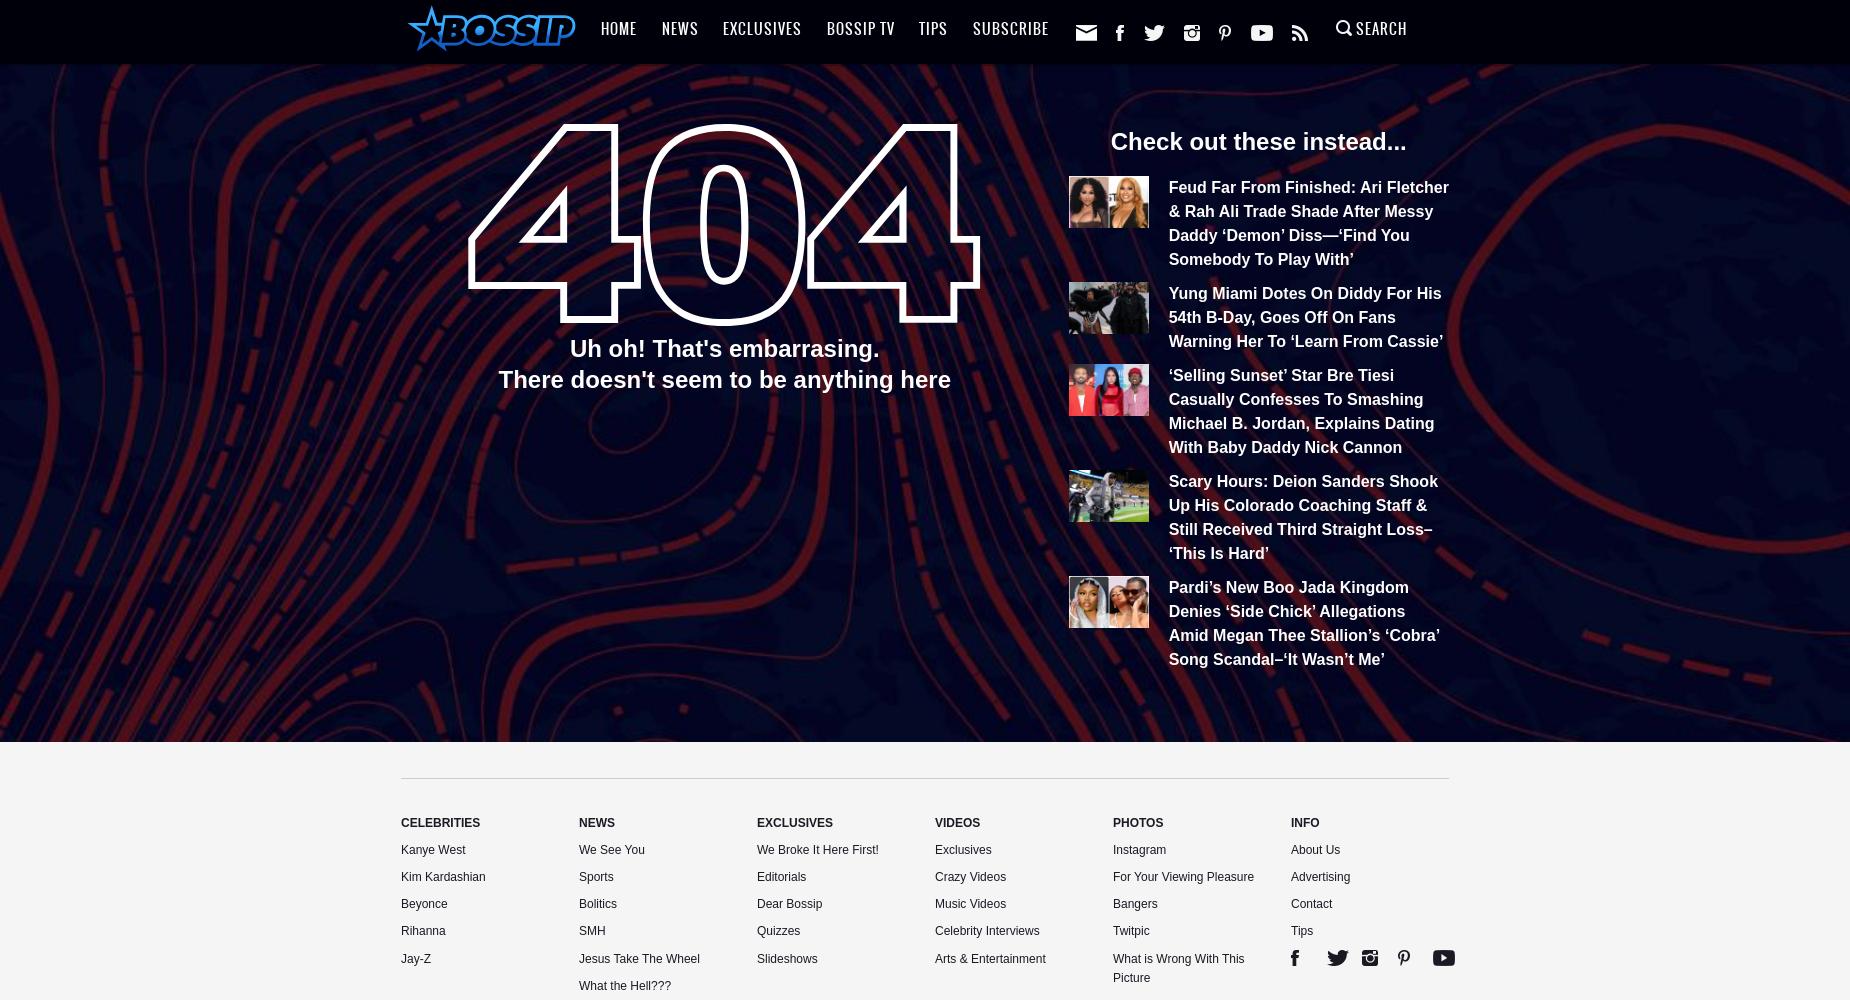  Describe the element at coordinates (1111, 822) in the screenshot. I see `'Photos'` at that location.